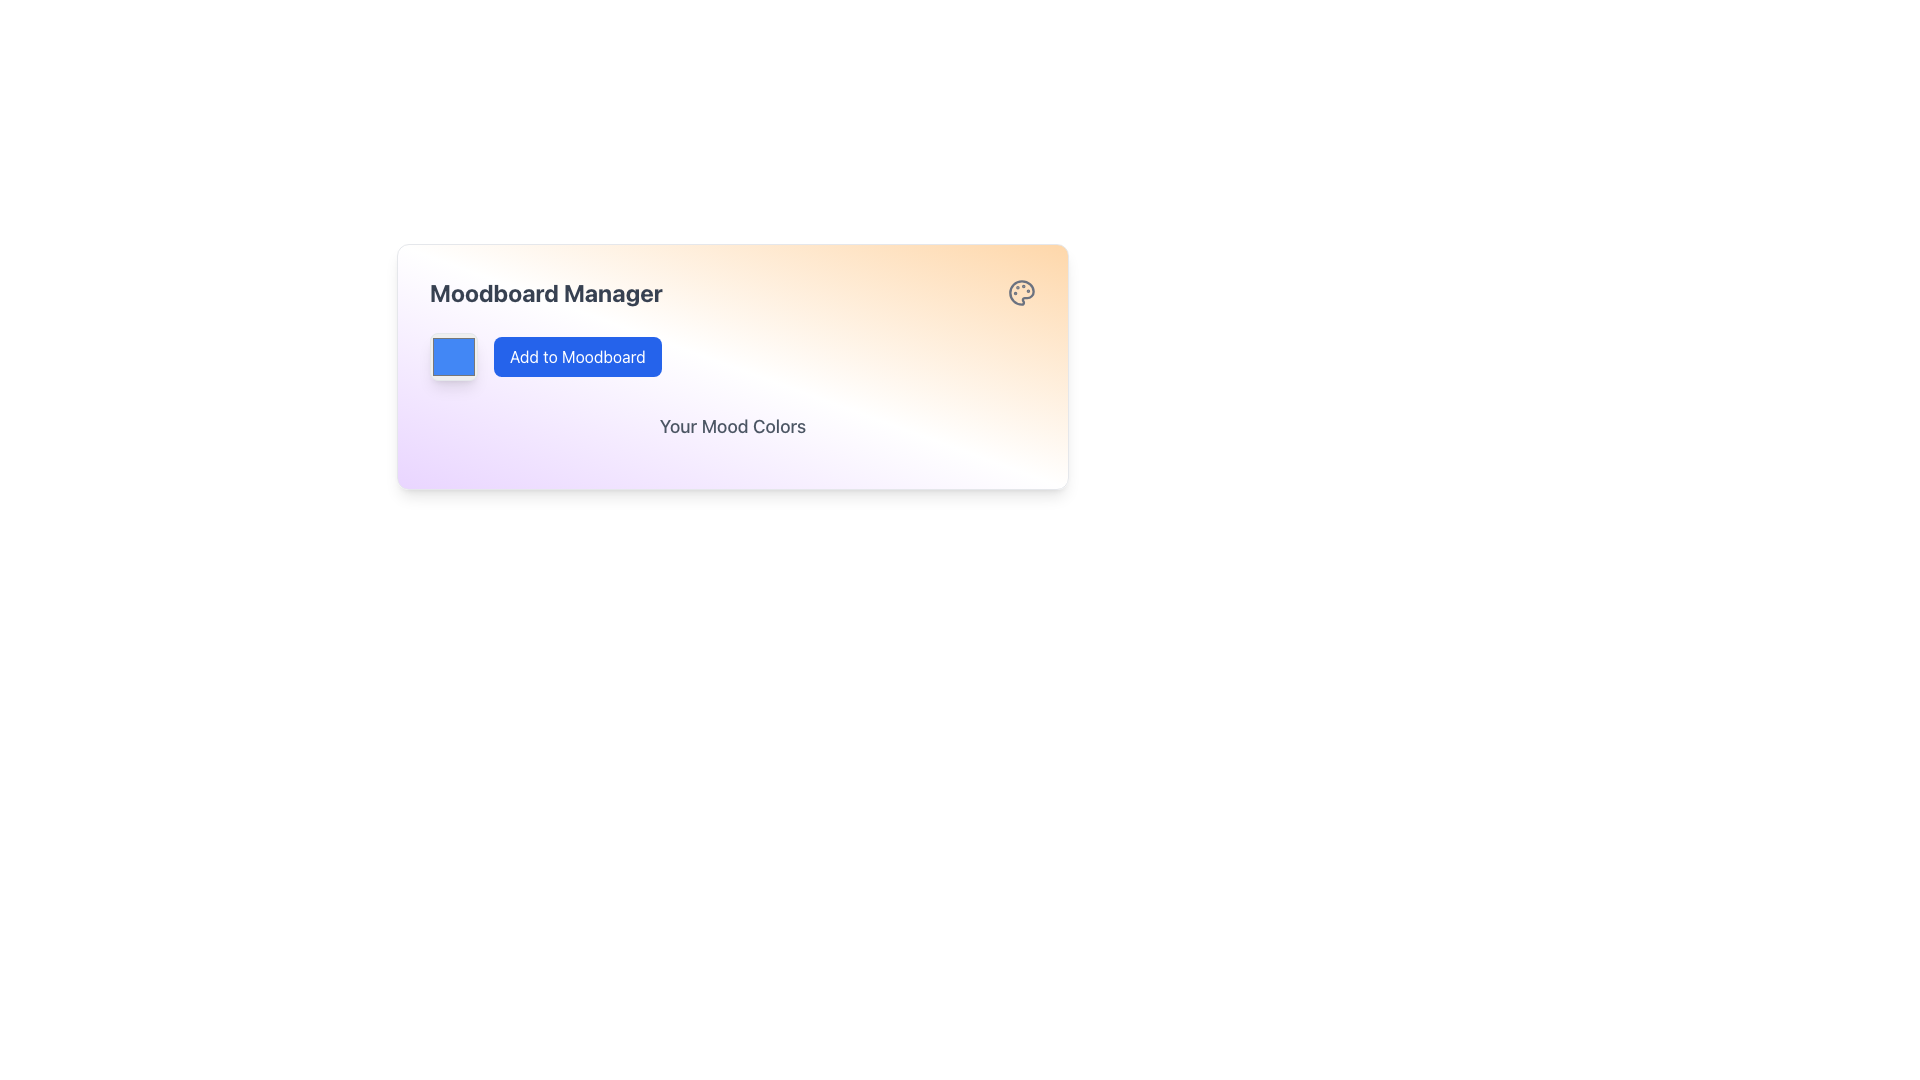 This screenshot has width=1920, height=1080. What do you see at coordinates (453, 356) in the screenshot?
I see `the blue Color Preview Box, which is a square block with a blue fill and rounded corners` at bounding box center [453, 356].